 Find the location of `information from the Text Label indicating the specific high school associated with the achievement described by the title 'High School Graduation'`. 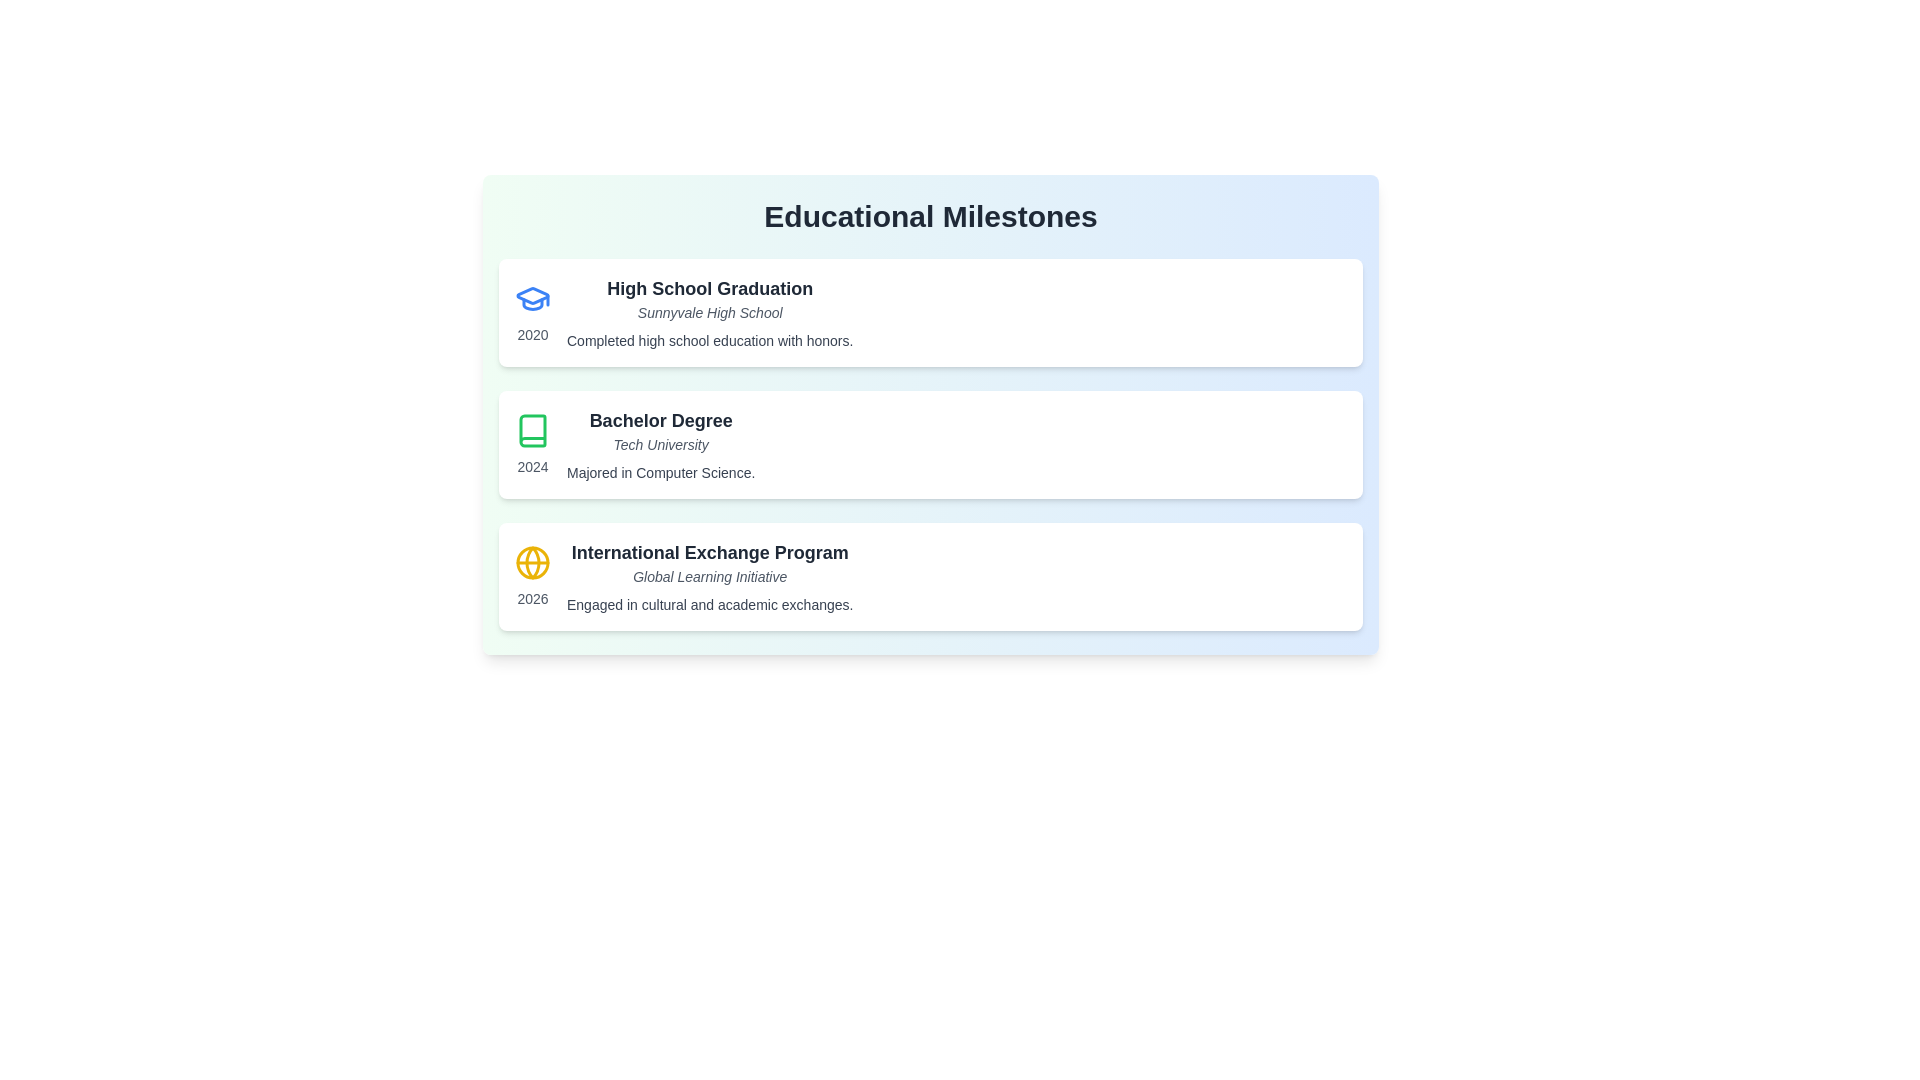

information from the Text Label indicating the specific high school associated with the achievement described by the title 'High School Graduation' is located at coordinates (710, 312).